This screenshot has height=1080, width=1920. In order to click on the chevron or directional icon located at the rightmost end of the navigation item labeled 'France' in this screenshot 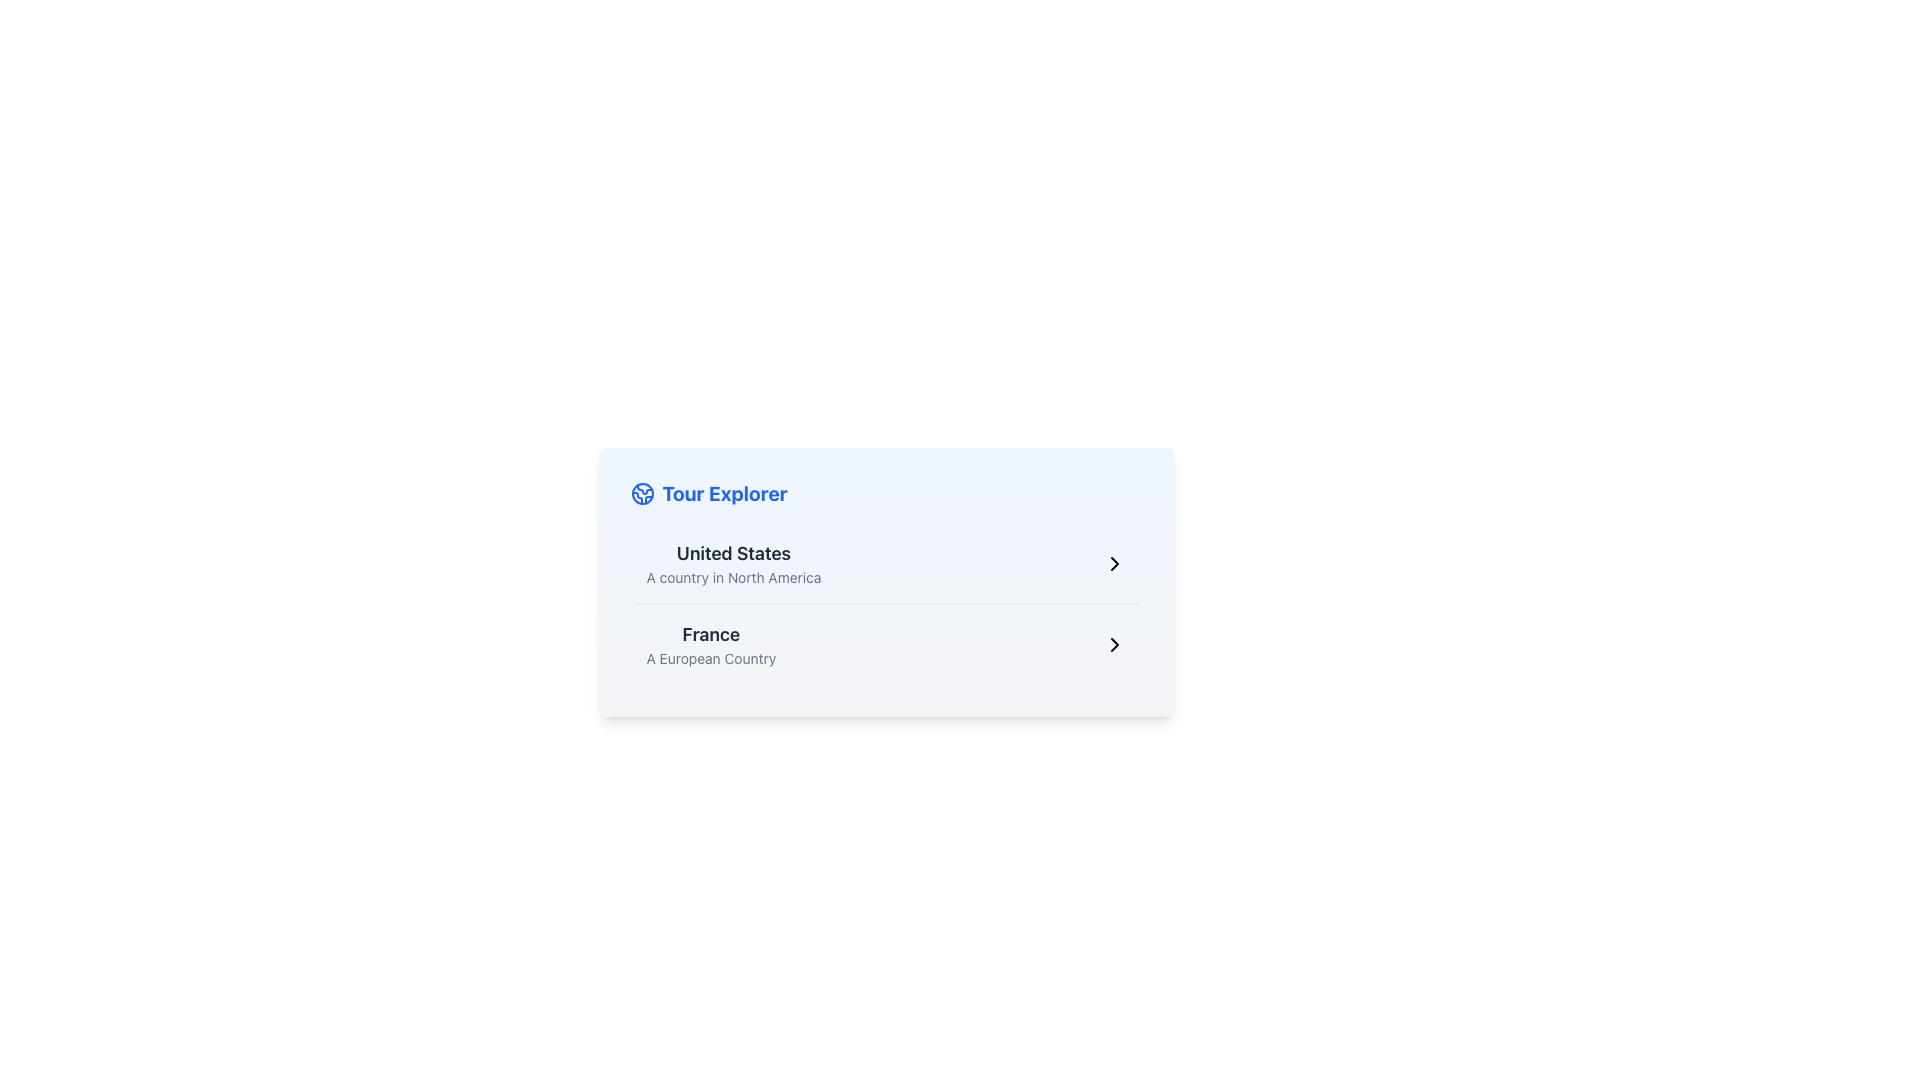, I will do `click(1113, 563)`.